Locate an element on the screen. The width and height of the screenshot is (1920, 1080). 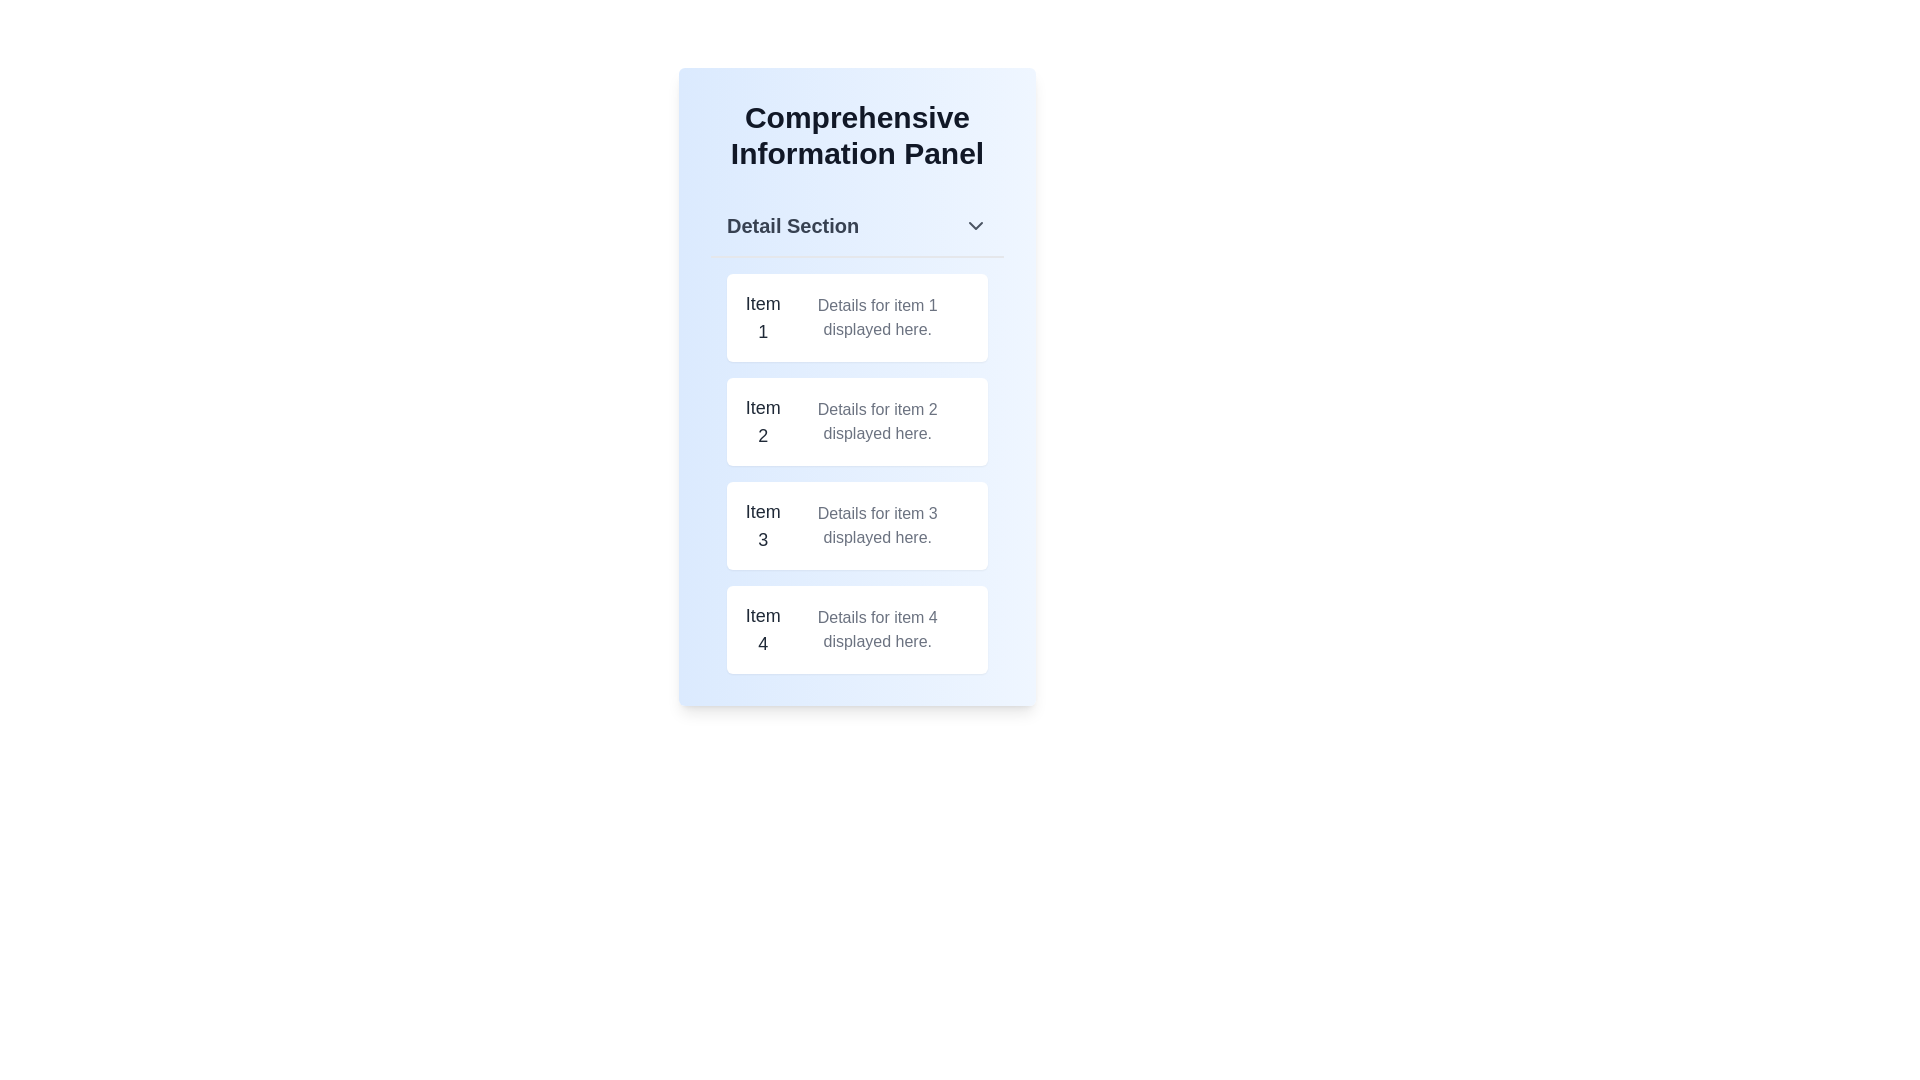
the downward-pointing chevron icon located at the top right of the 'Detail Section' header is located at coordinates (975, 225).